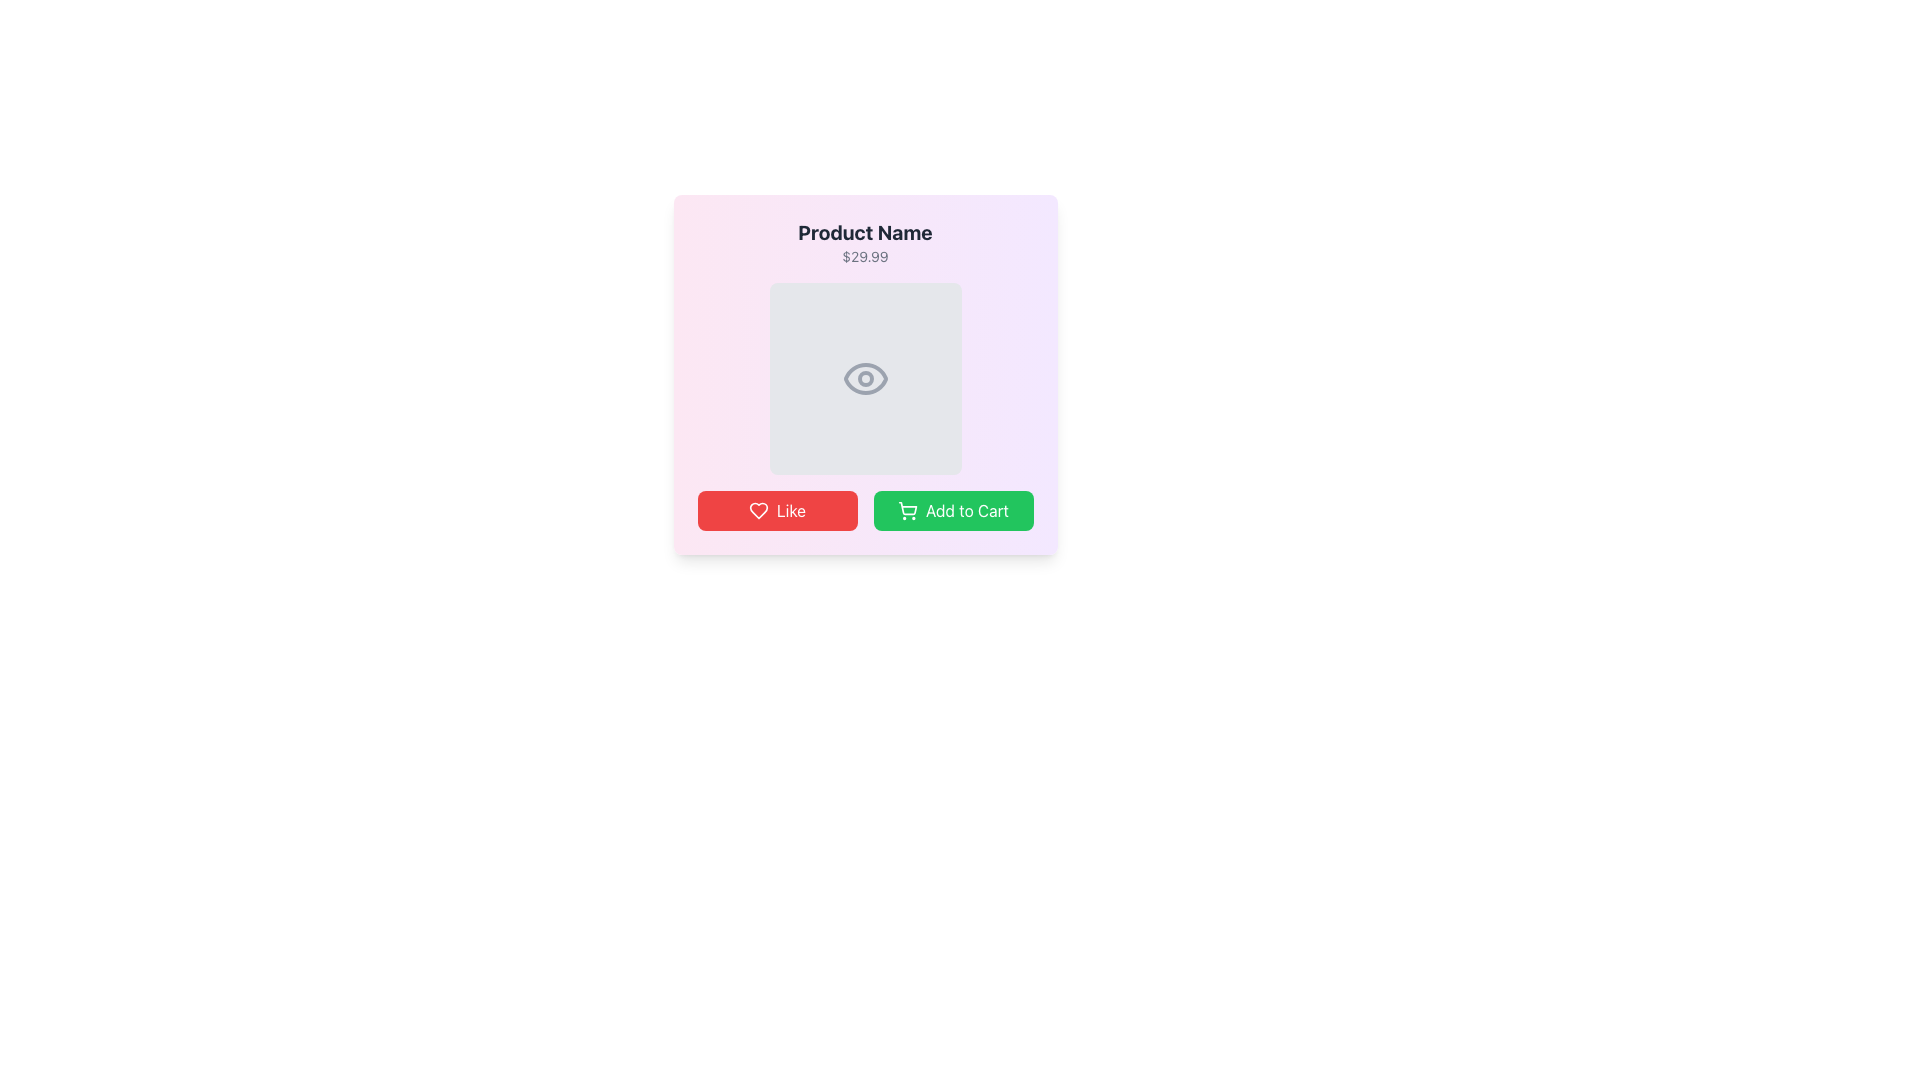 The width and height of the screenshot is (1920, 1080). What do you see at coordinates (865, 242) in the screenshot?
I see `the product information header text block that displays the name and price of the product, which is located at the top of the card with a pink-to-purple gradient background` at bounding box center [865, 242].